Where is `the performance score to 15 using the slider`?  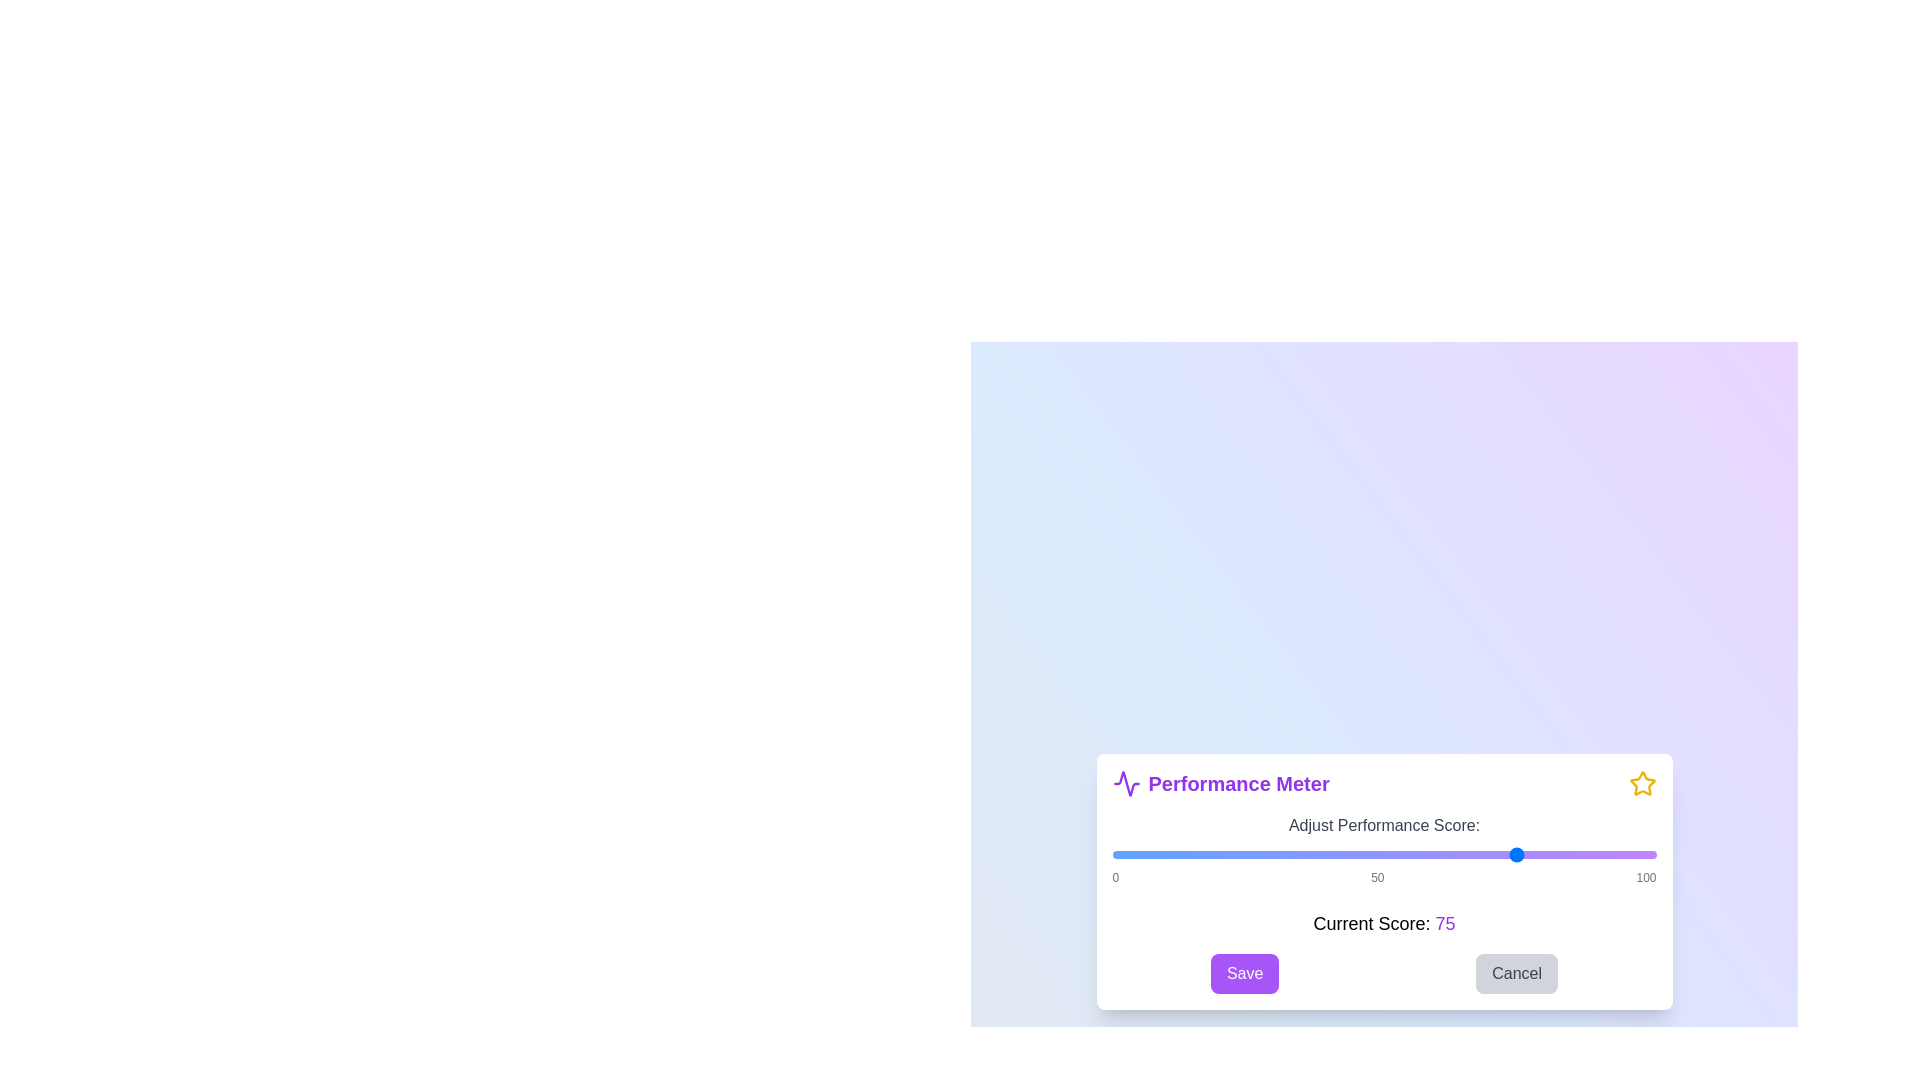
the performance score to 15 using the slider is located at coordinates (1194, 855).